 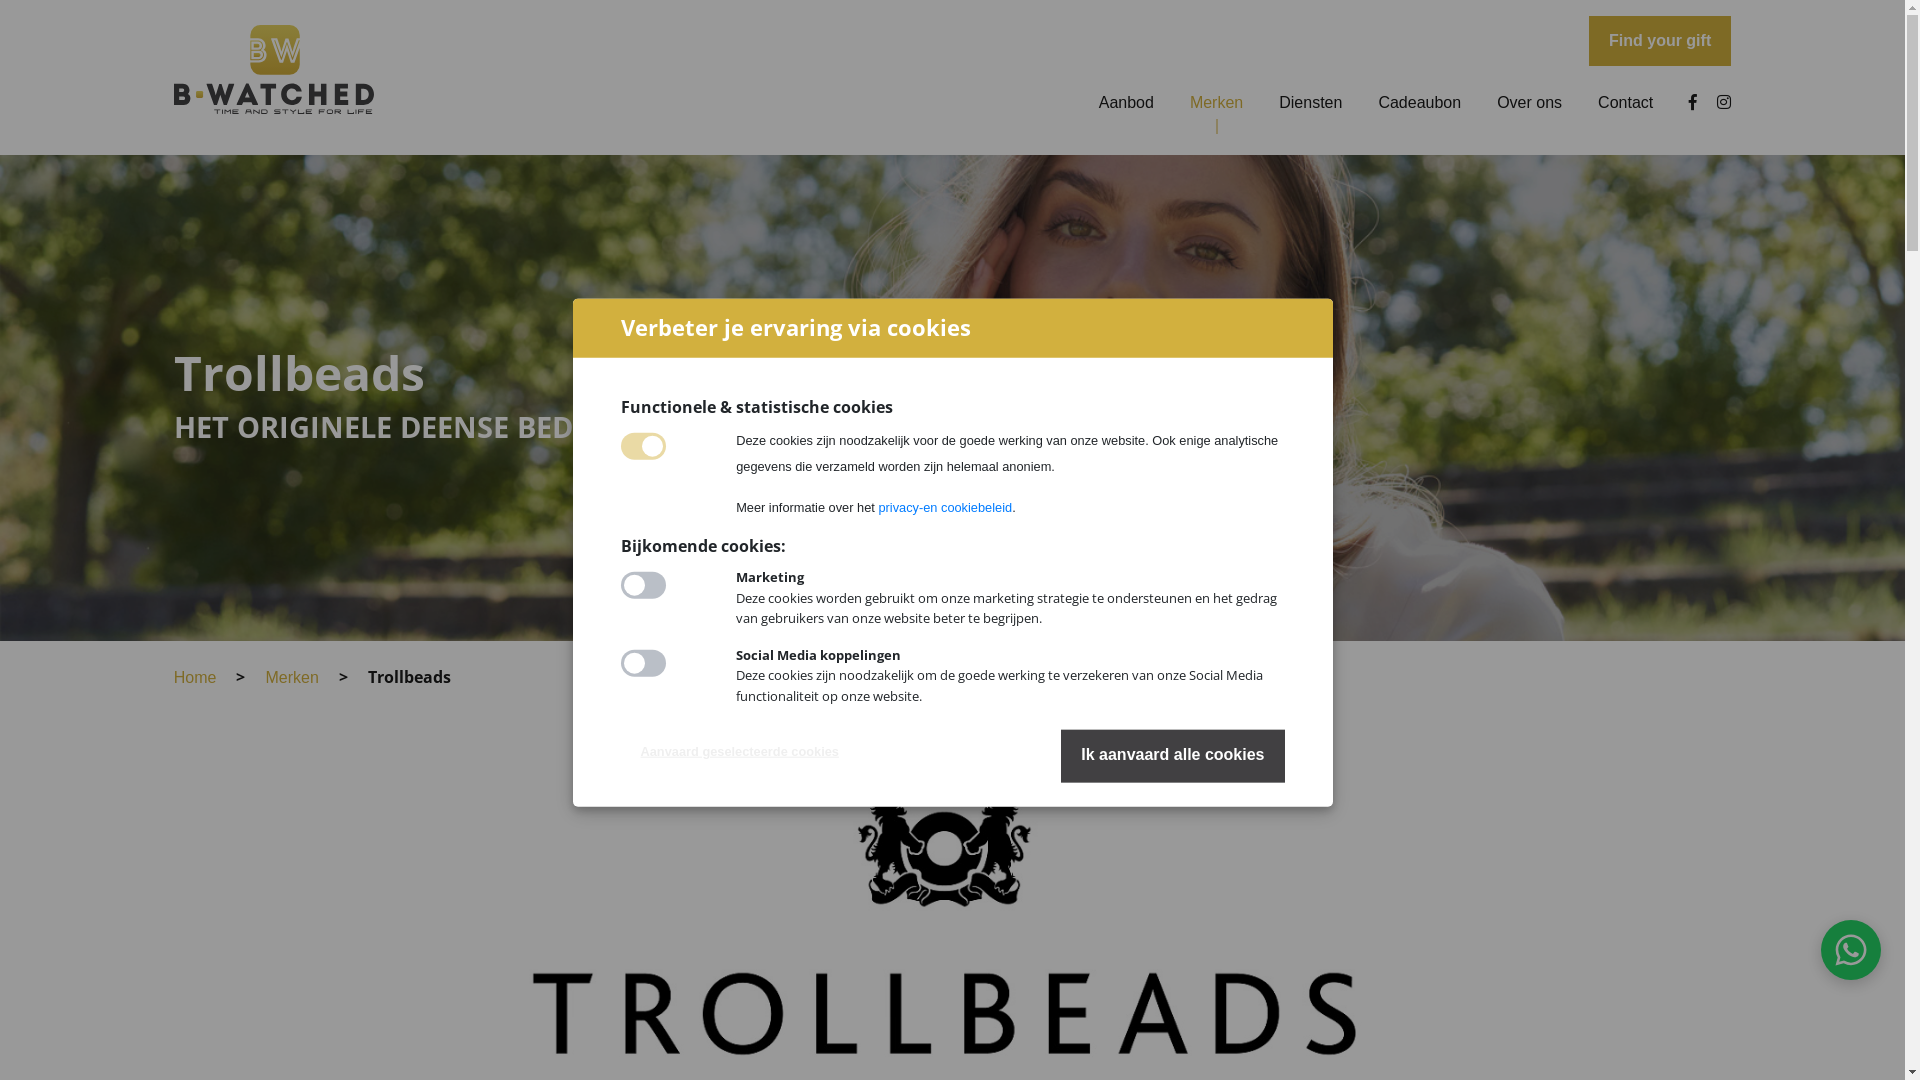 I want to click on 'Cadeaubon', so click(x=1376, y=102).